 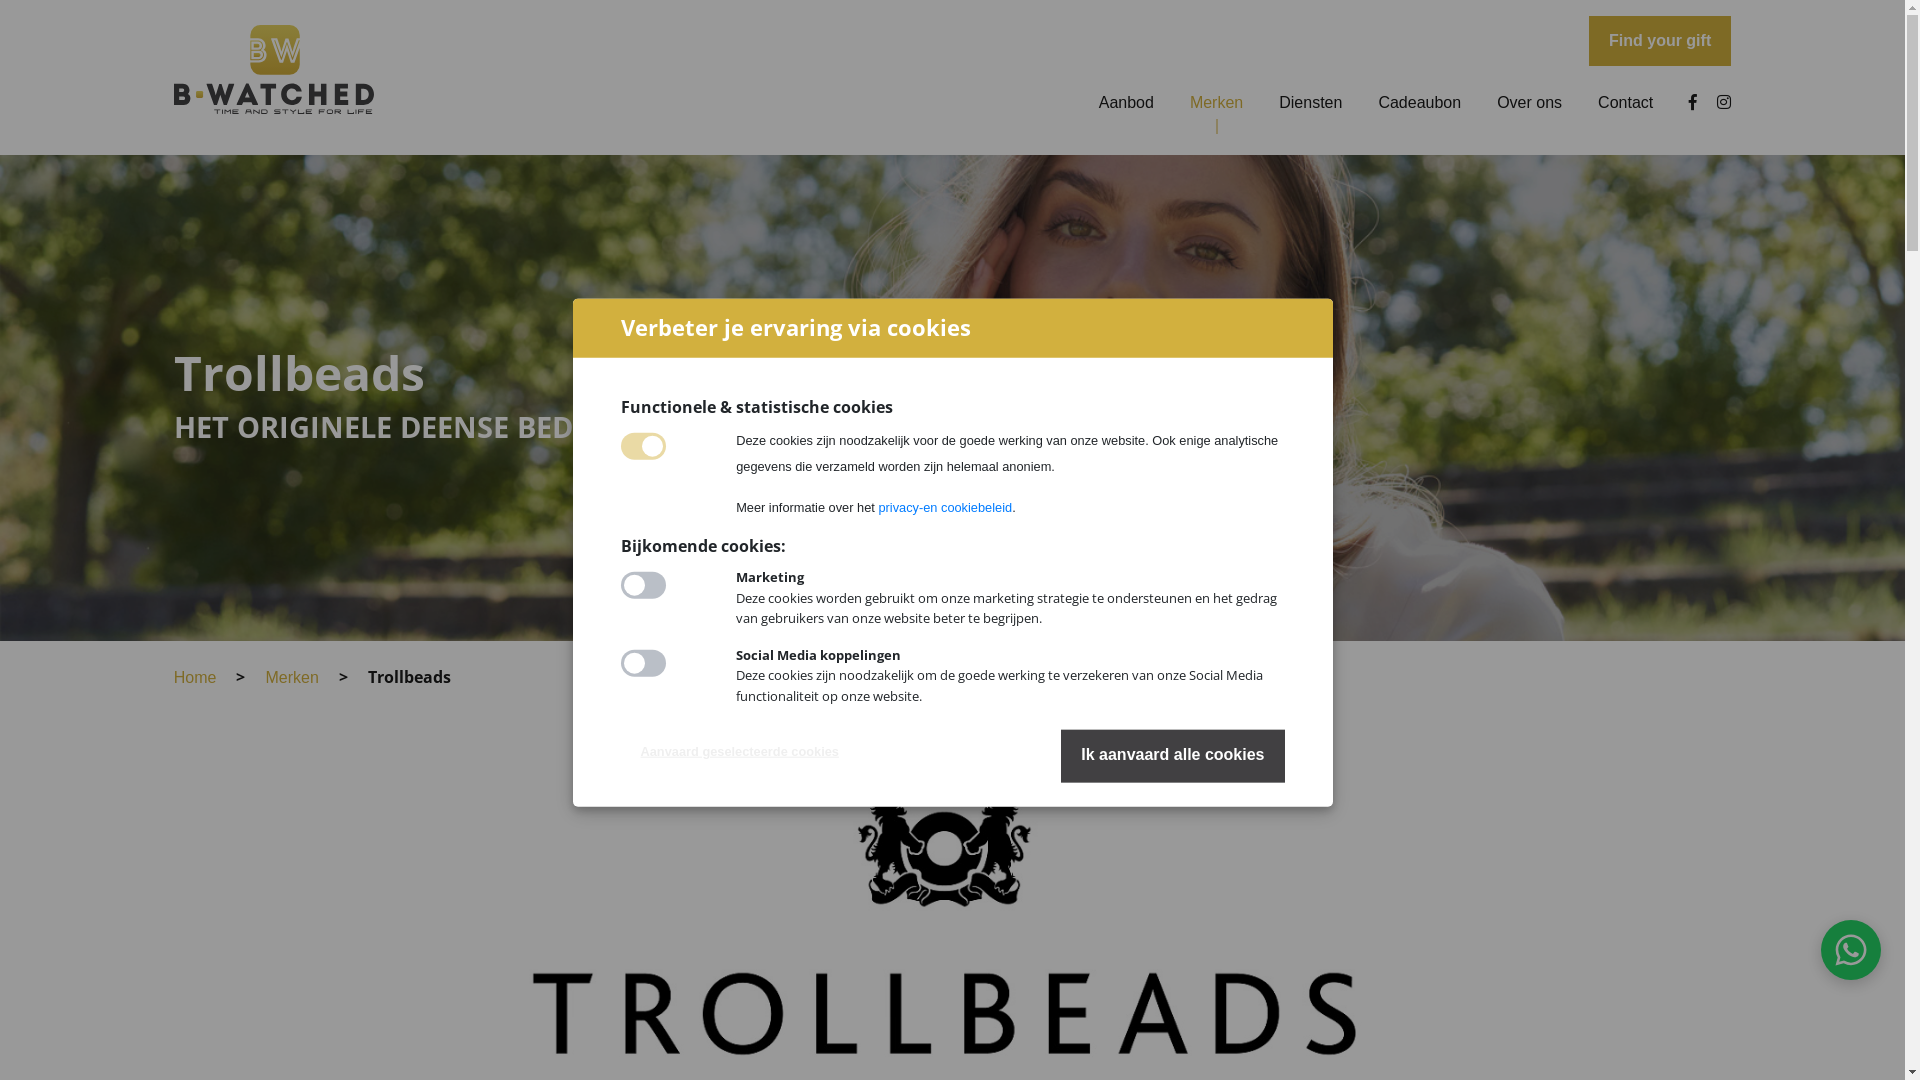 I want to click on 'Cadeaubon', so click(x=1376, y=102).